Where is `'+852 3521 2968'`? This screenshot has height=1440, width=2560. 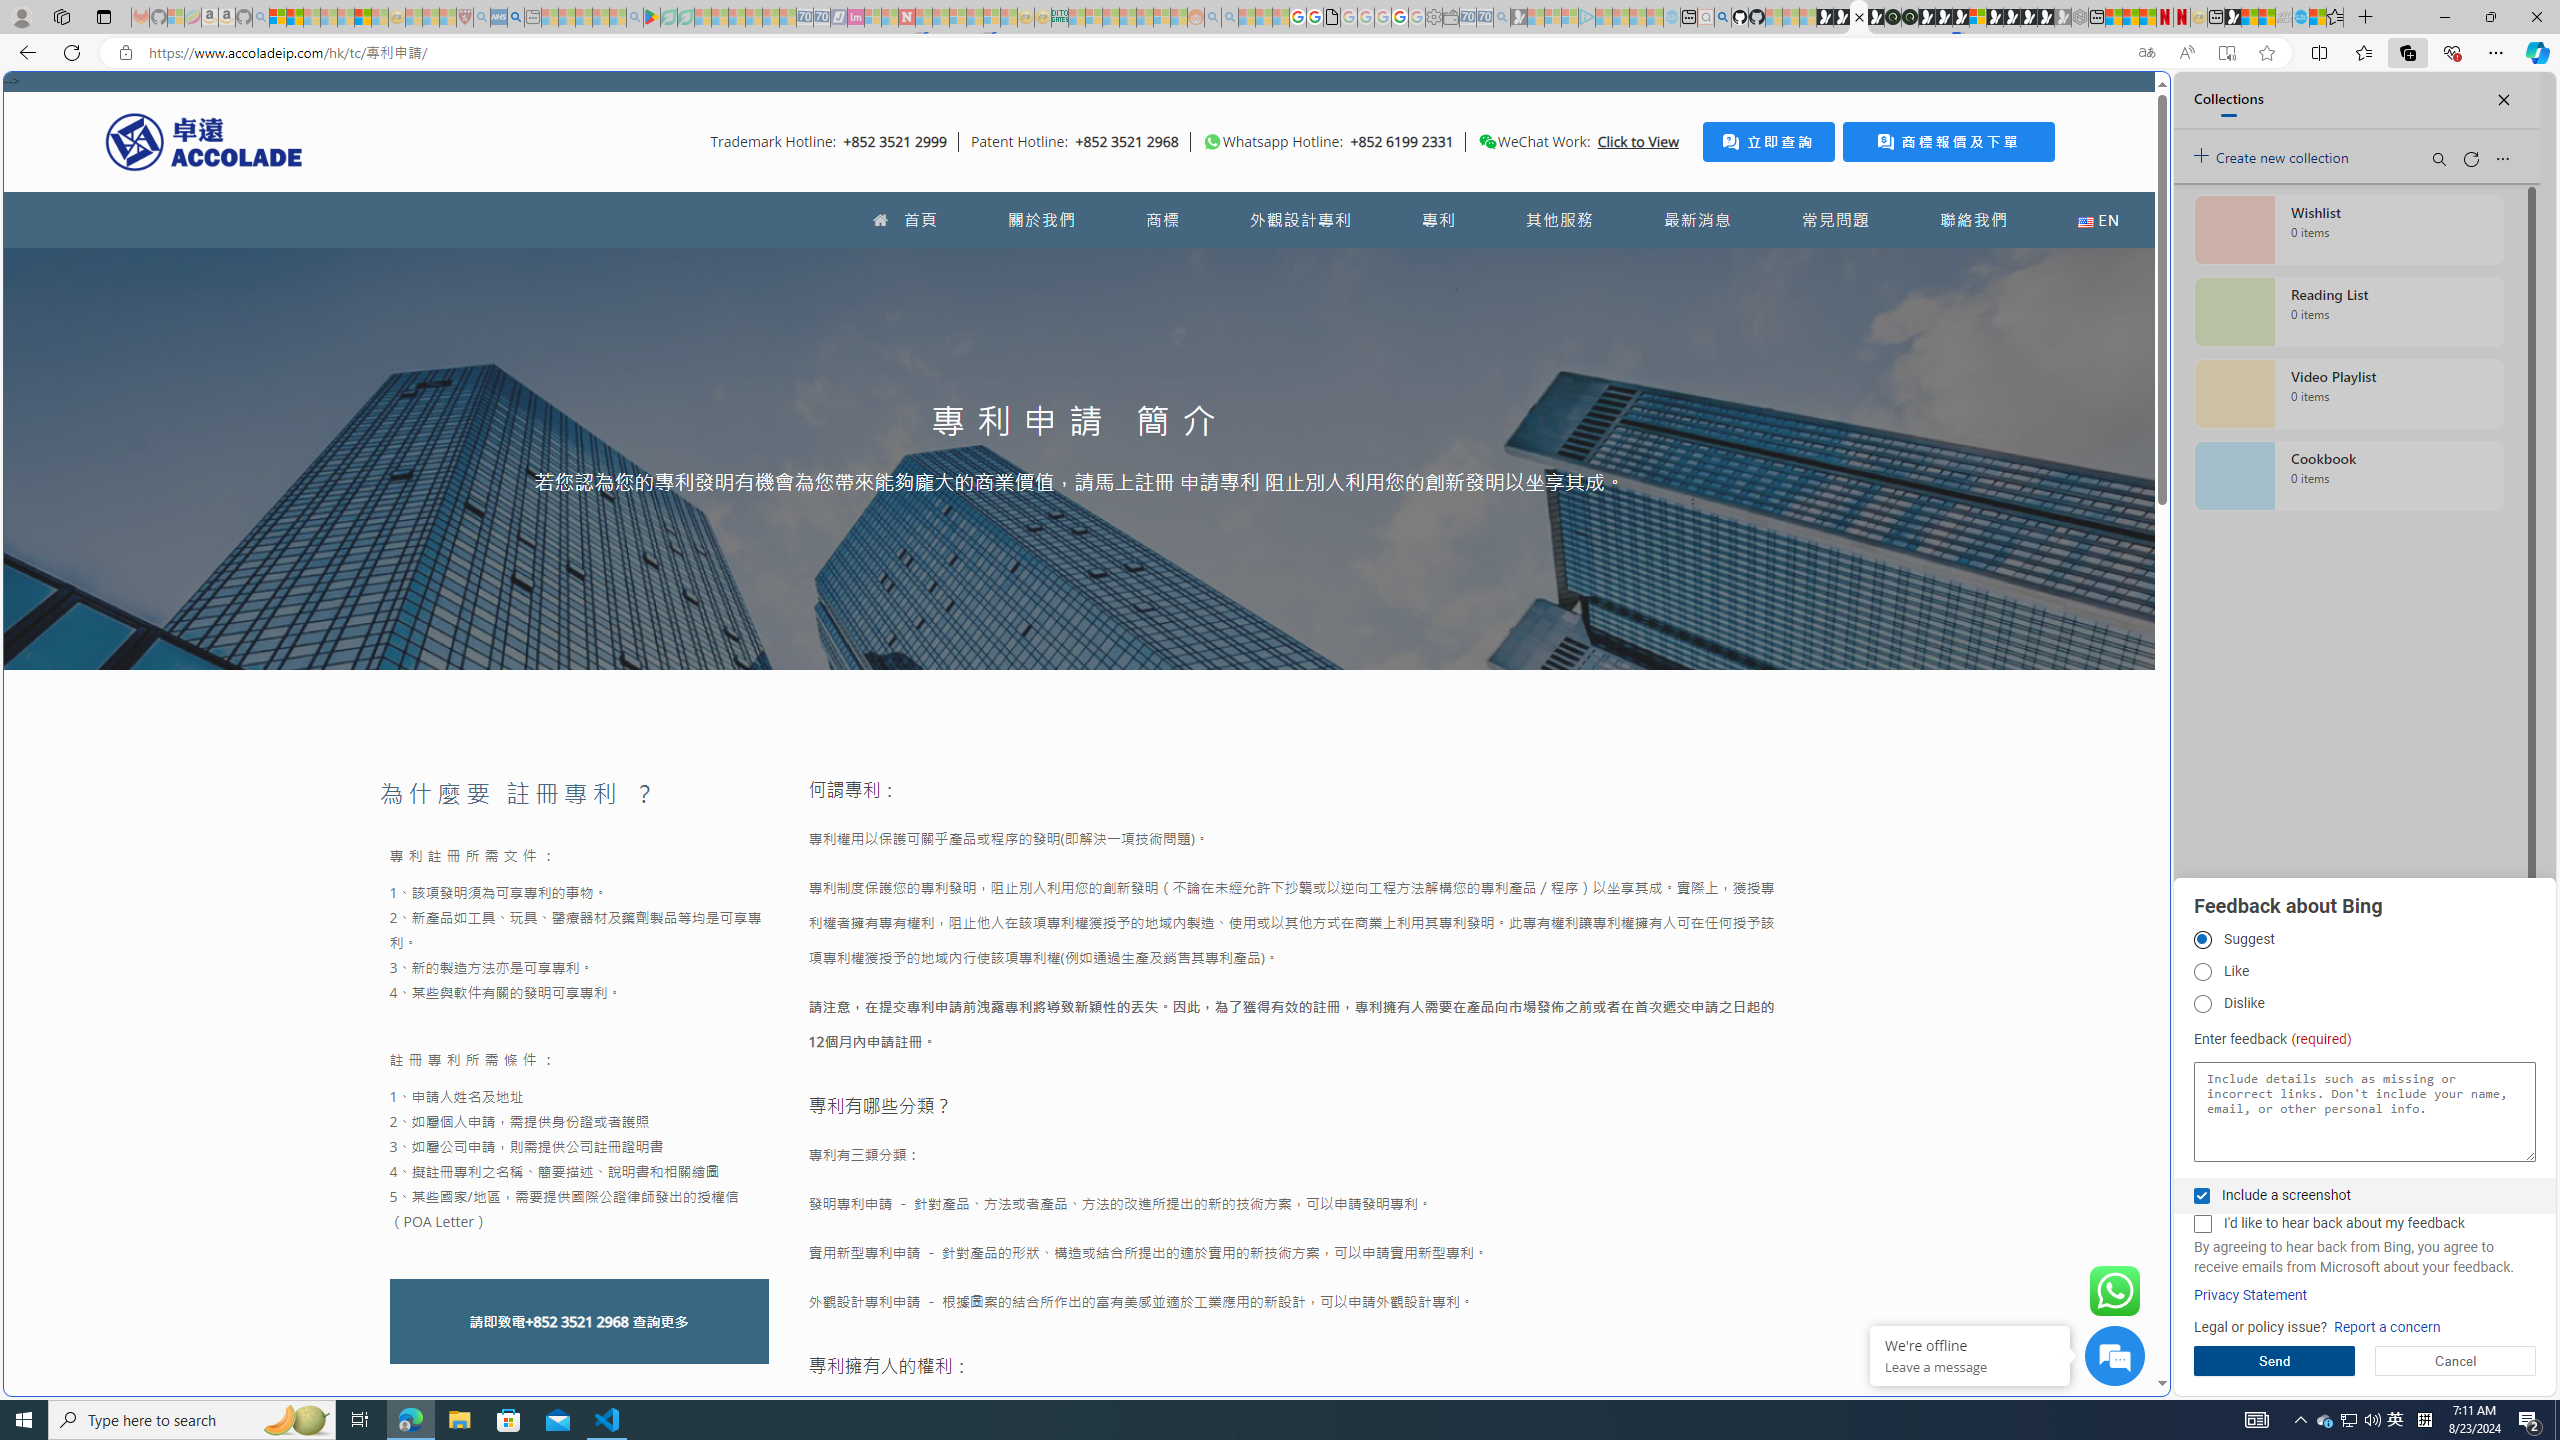
'+852 3521 2968' is located at coordinates (576, 1321).